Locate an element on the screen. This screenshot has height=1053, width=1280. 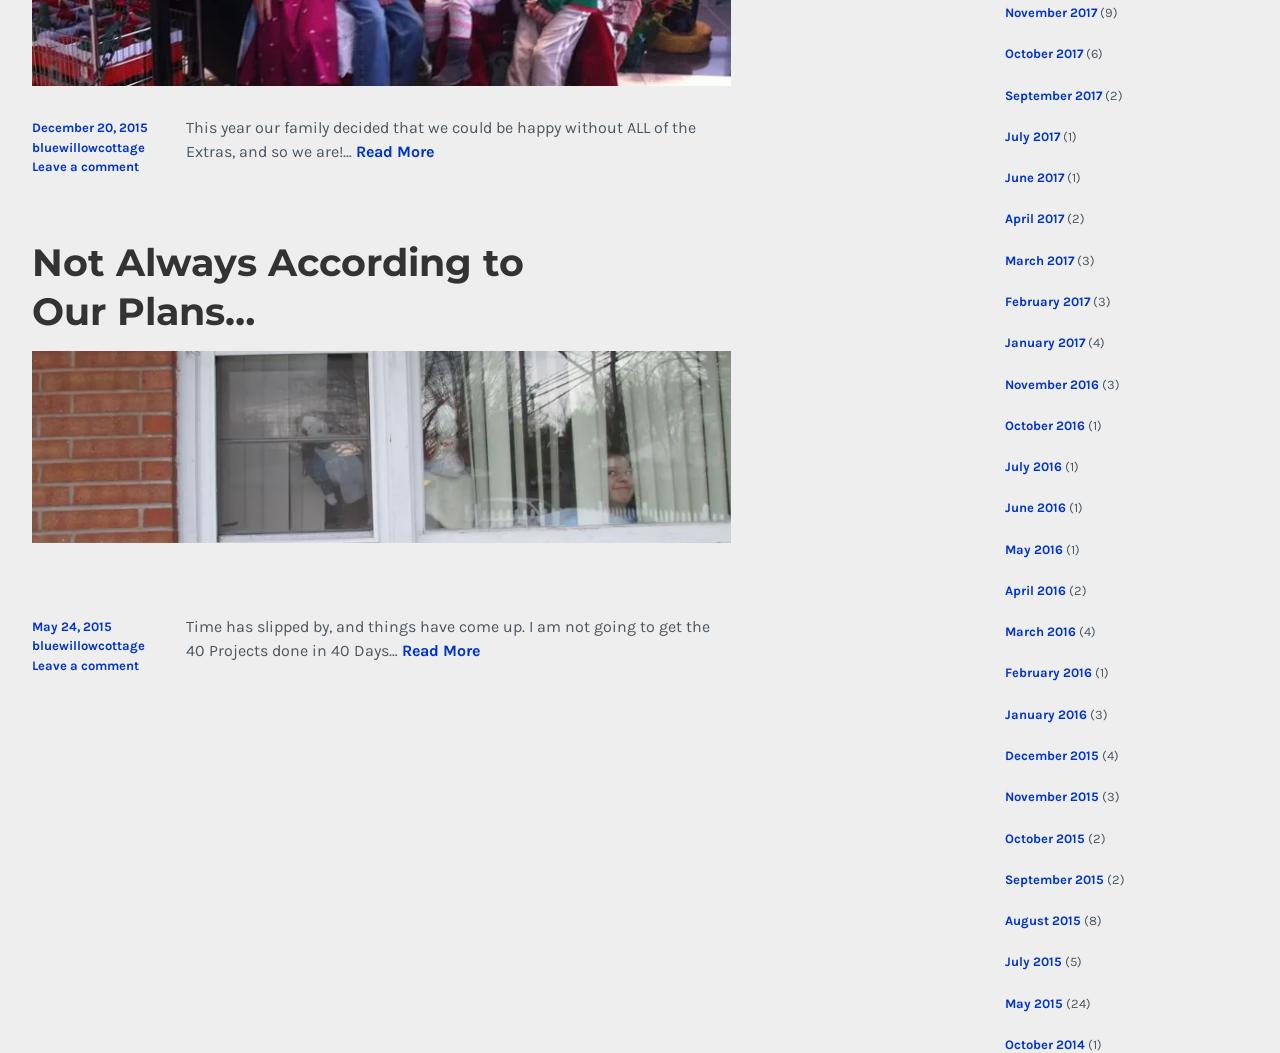
'November 2016' is located at coordinates (1050, 383).